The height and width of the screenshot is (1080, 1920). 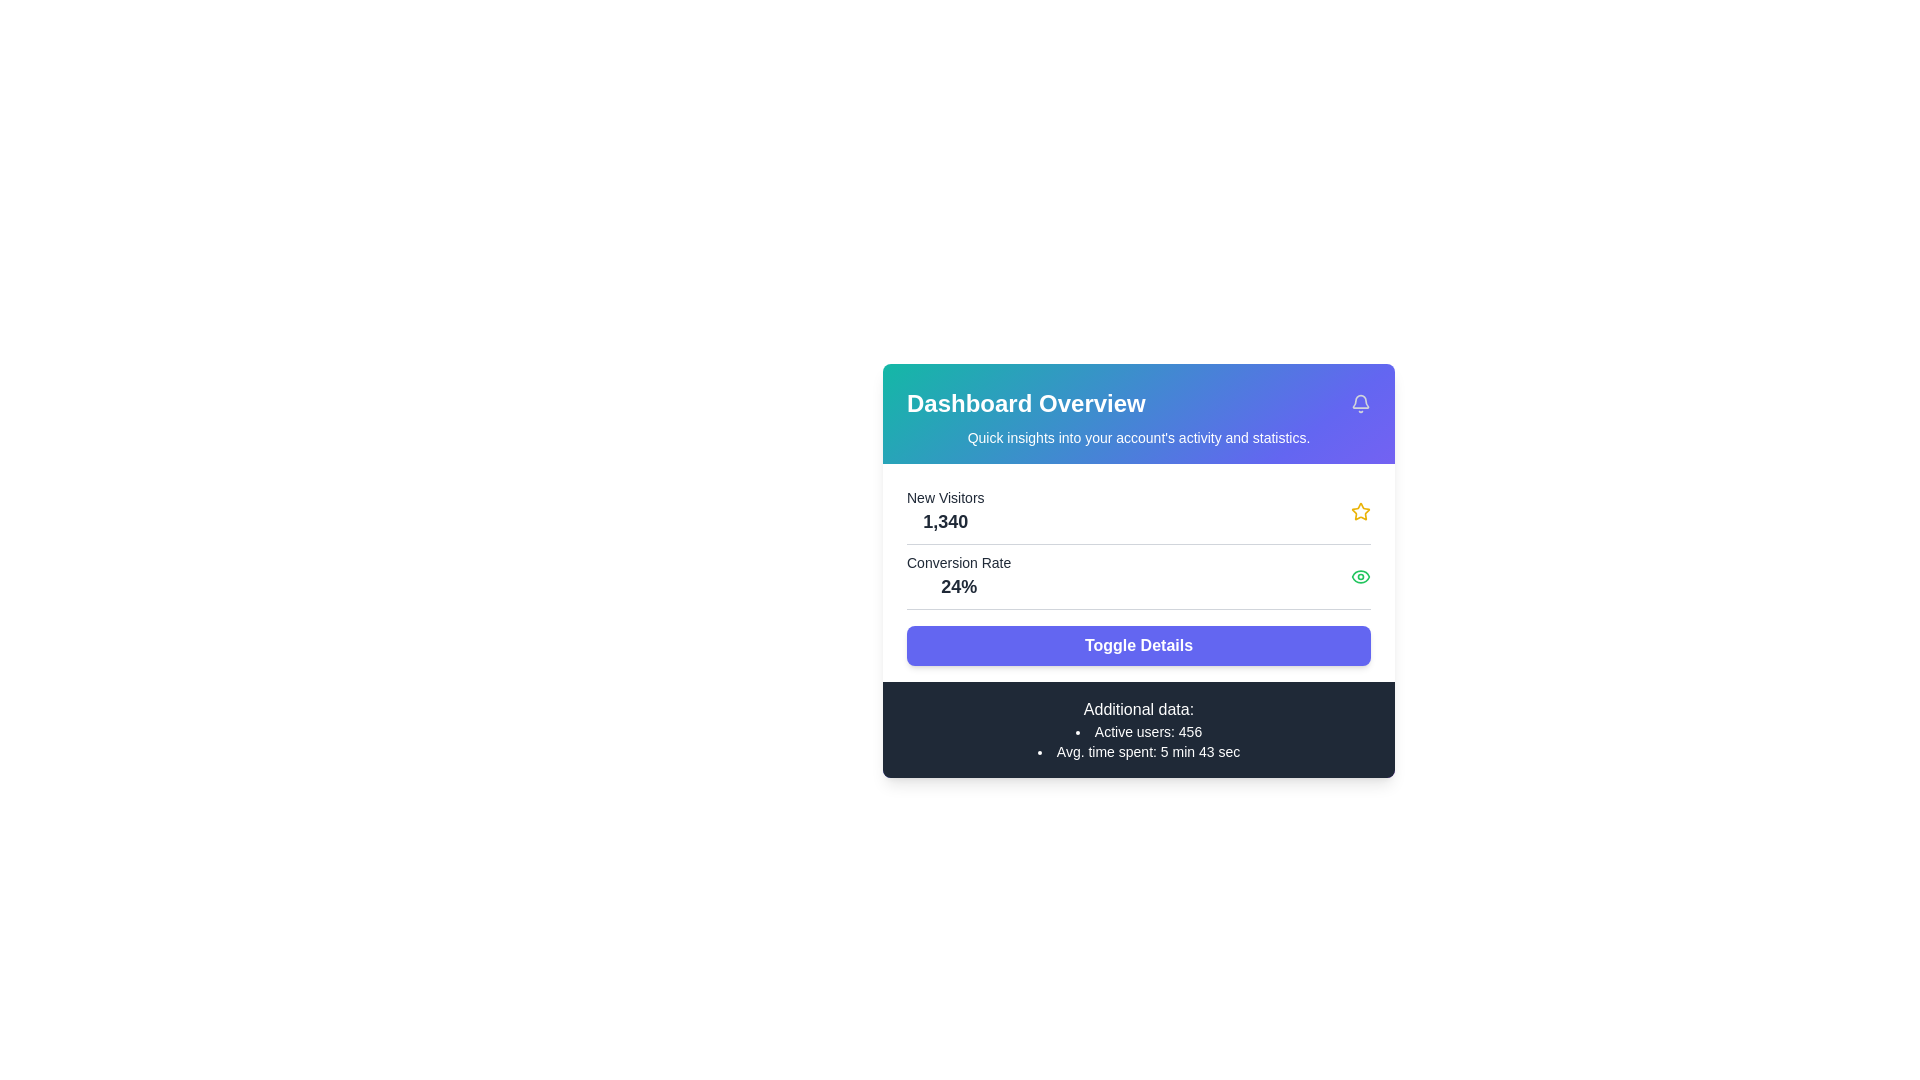 I want to click on the Header section of the card that provides a title and brief description, located at the top of the card above 'New Visitors' and 'Conversion Rate', so click(x=1138, y=412).